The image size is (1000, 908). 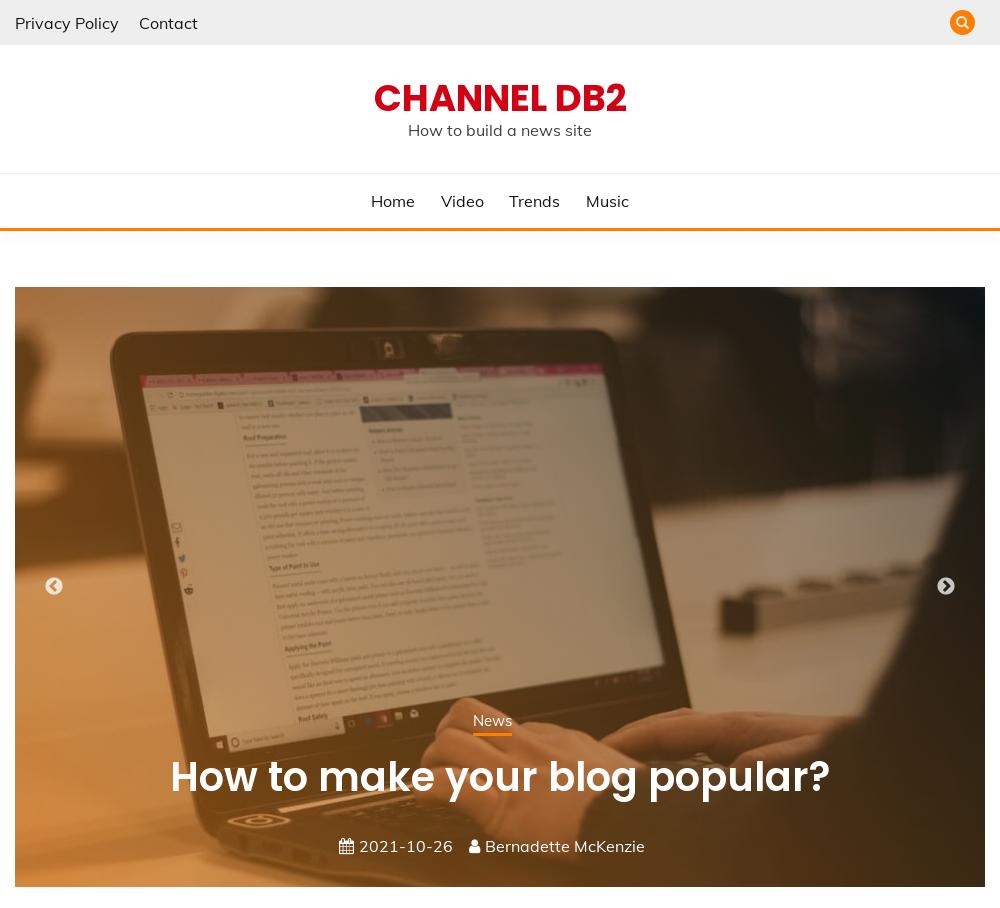 I want to click on '2021-10-26', so click(x=406, y=843).